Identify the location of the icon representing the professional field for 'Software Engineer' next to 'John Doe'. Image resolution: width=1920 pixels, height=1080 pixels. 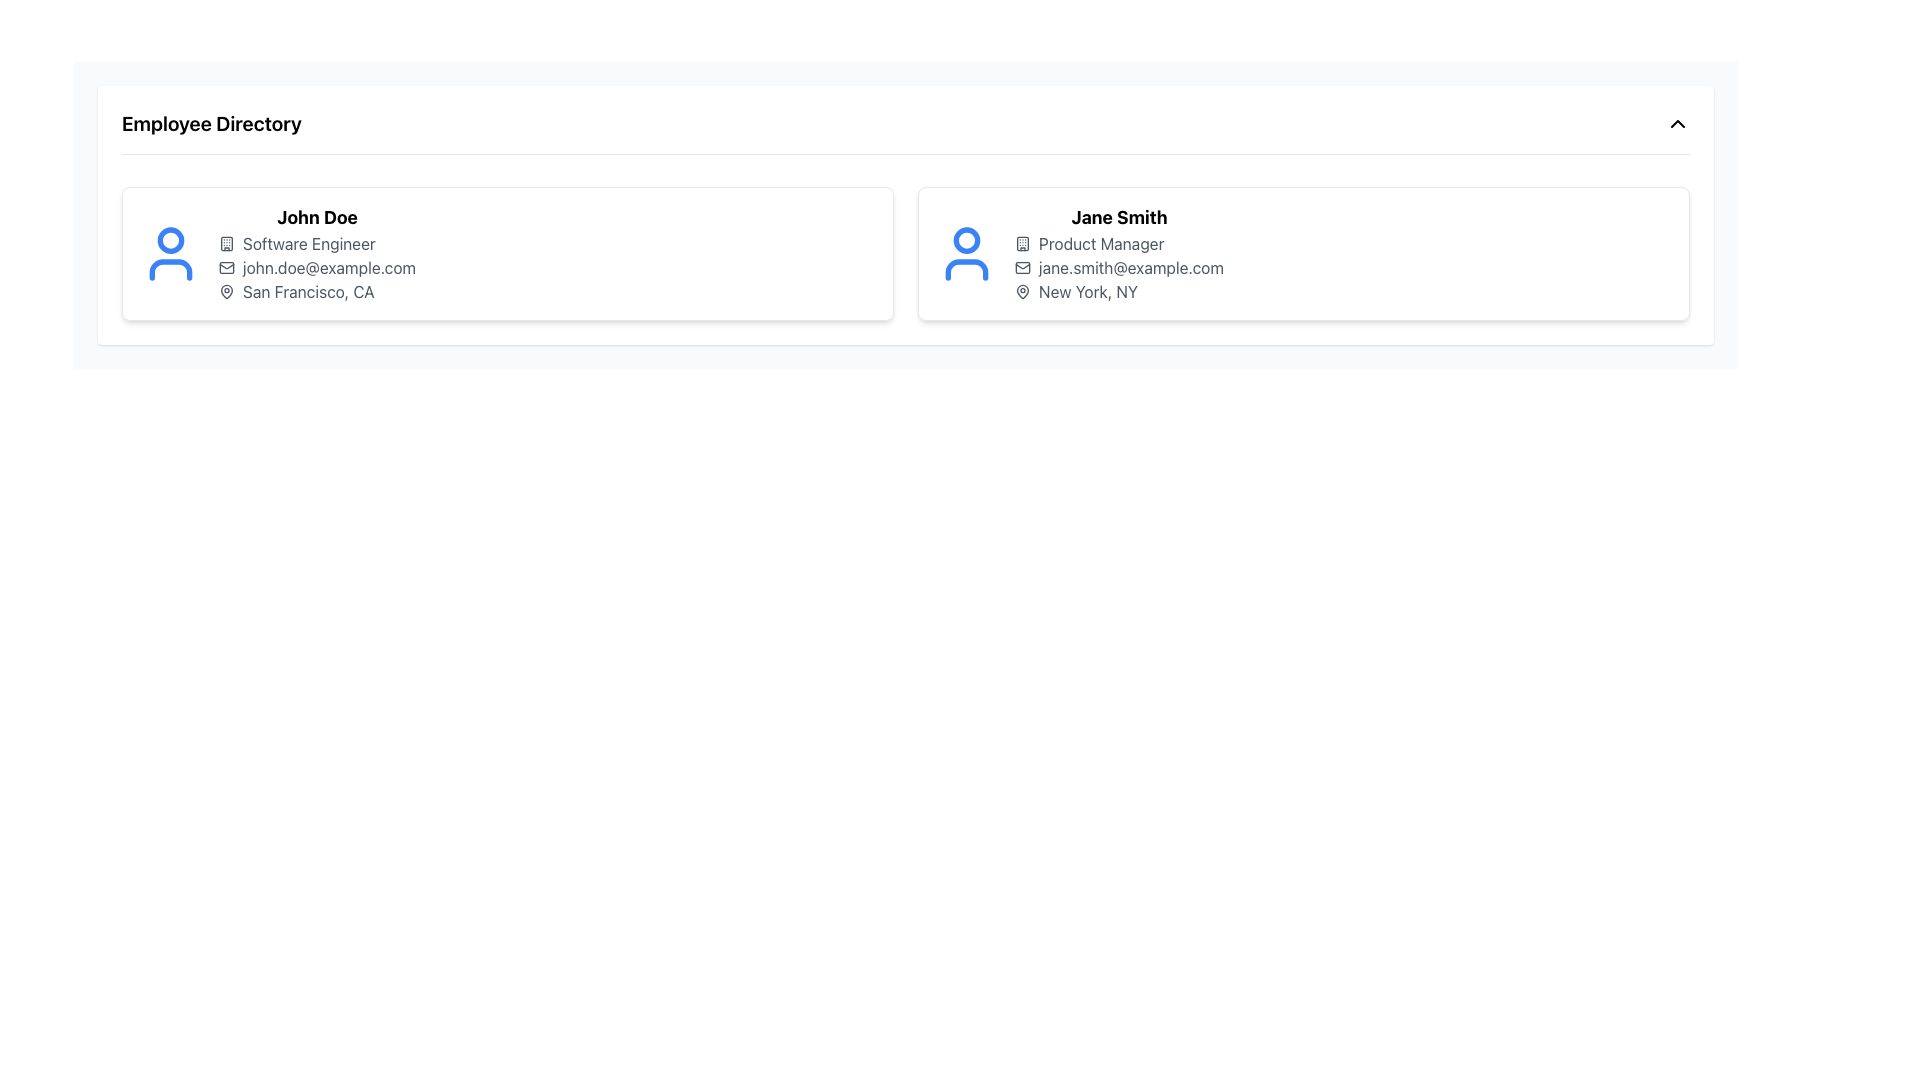
(226, 242).